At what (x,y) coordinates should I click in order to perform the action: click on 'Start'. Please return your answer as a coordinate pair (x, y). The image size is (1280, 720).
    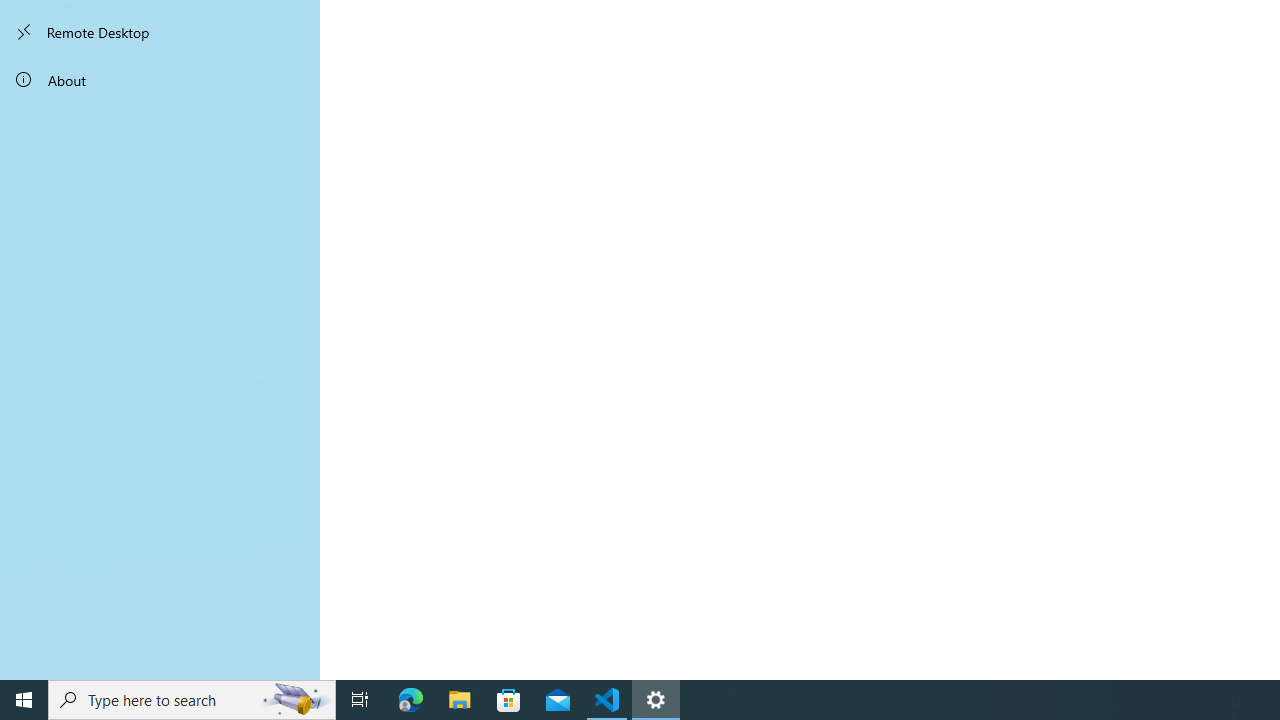
    Looking at the image, I should click on (24, 698).